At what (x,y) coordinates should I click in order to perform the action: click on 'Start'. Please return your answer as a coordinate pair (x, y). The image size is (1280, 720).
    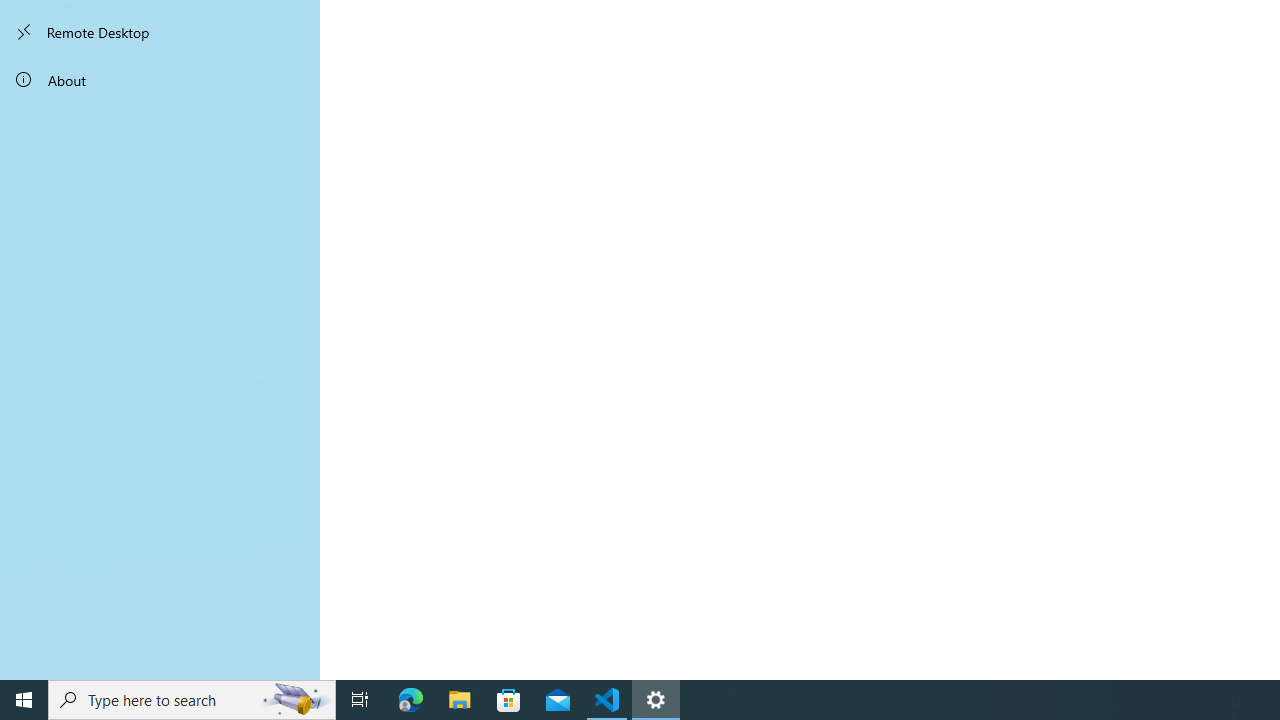
    Looking at the image, I should click on (24, 698).